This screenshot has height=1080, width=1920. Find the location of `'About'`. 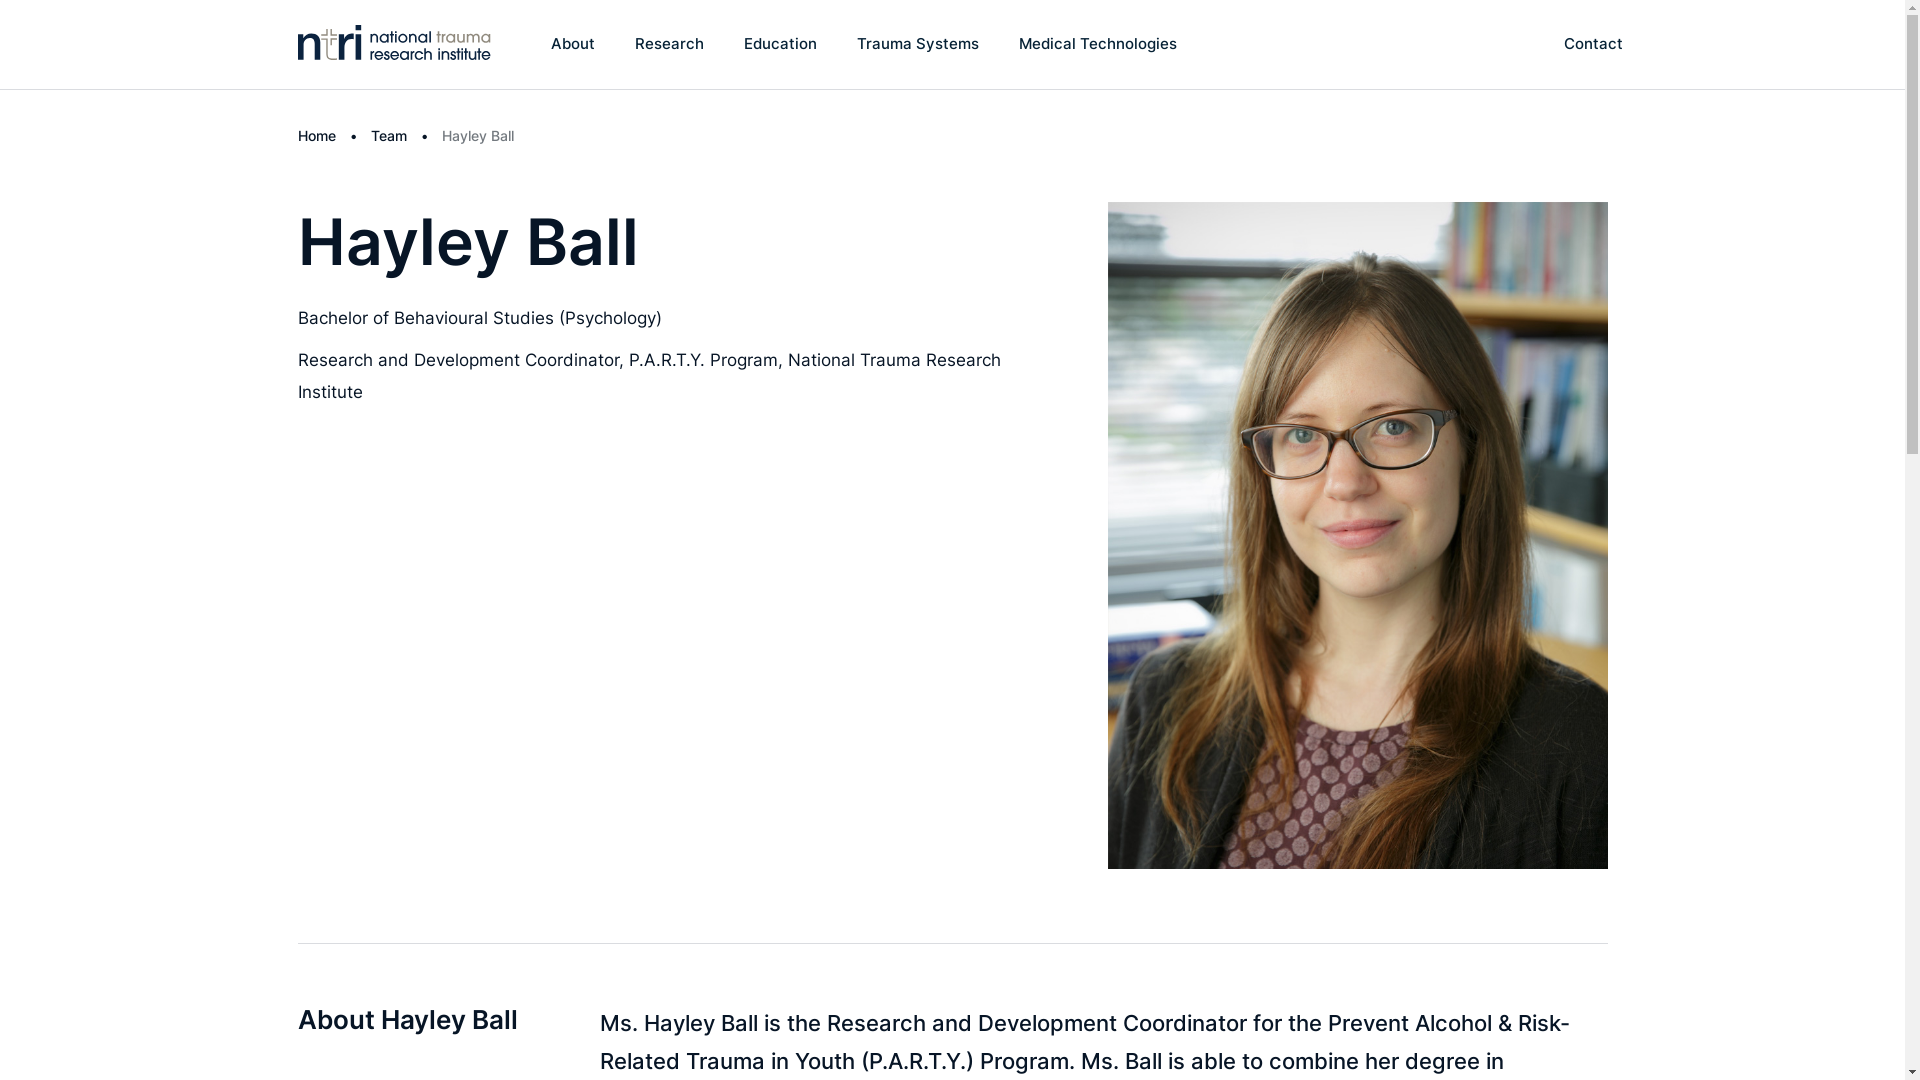

'About' is located at coordinates (571, 43).